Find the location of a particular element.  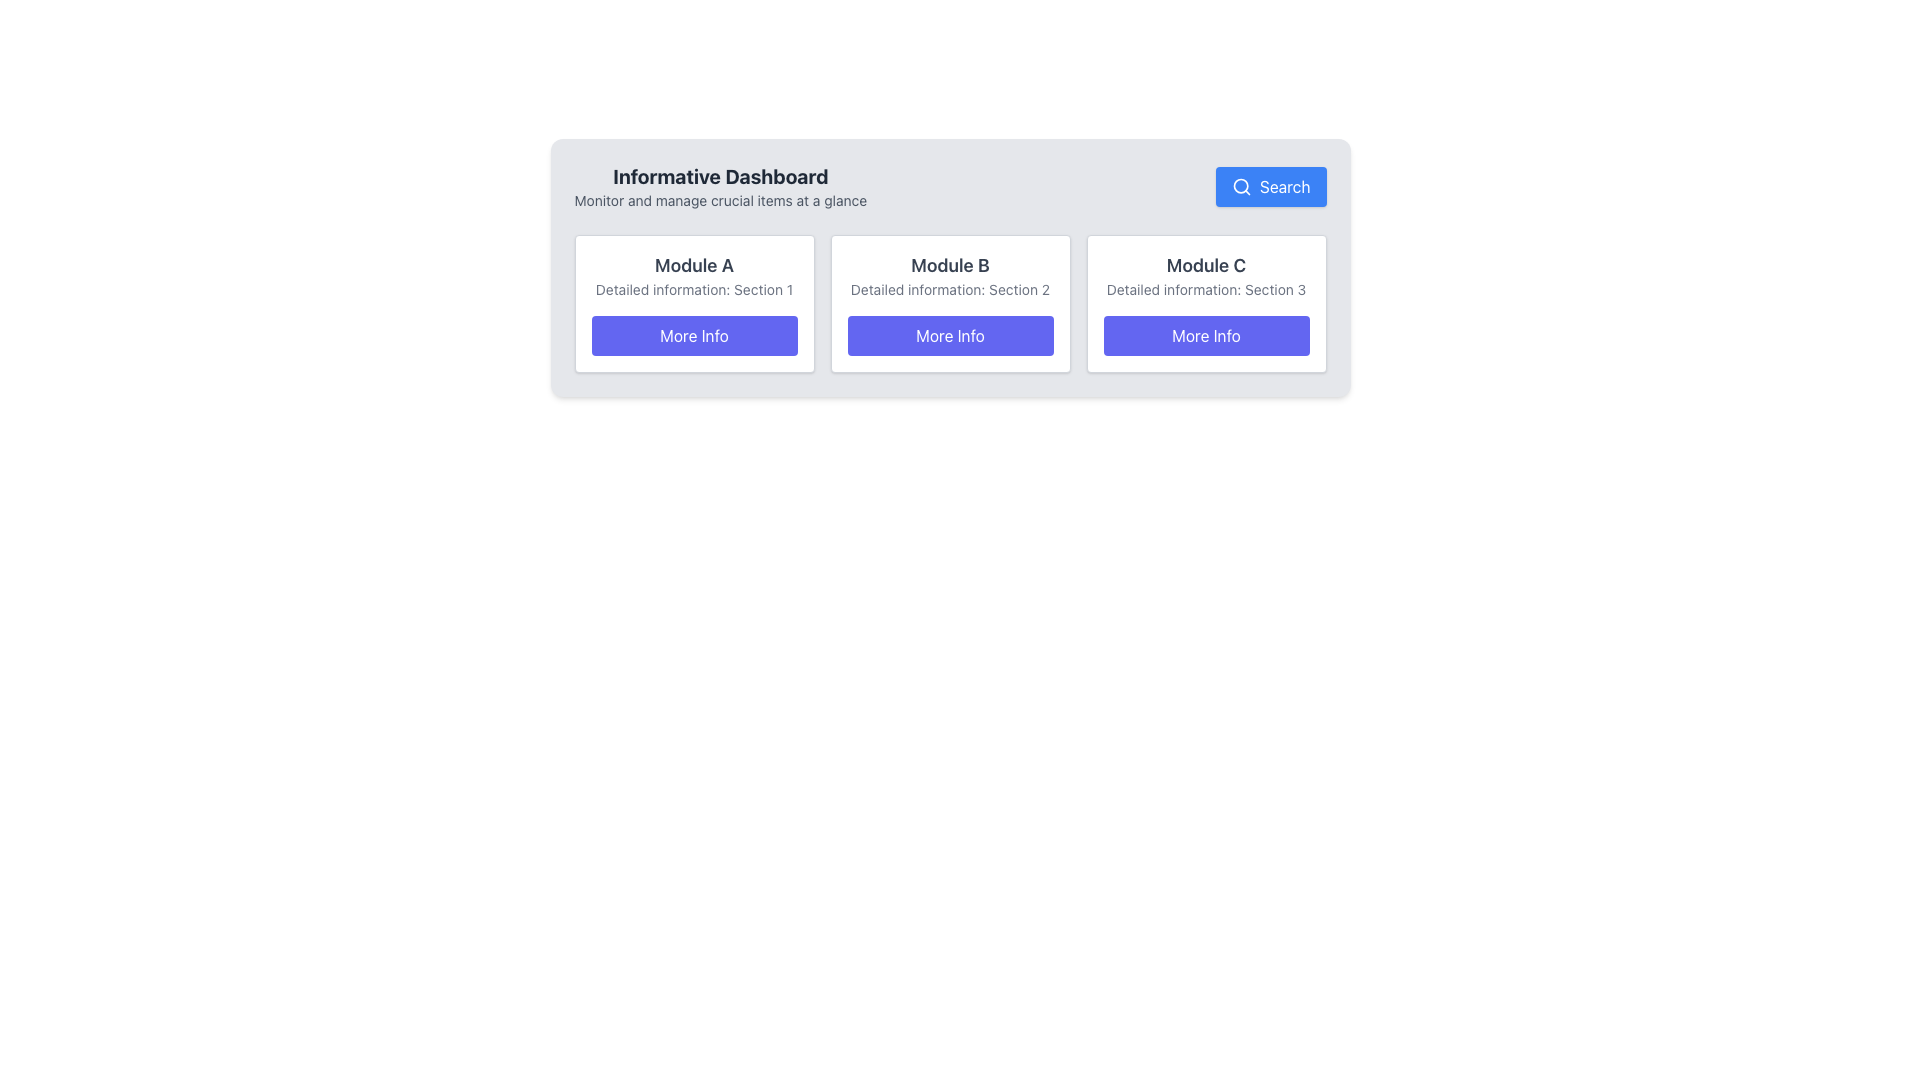

the header block that serves as a title and brief description for the dashboard, located in the top left of the interface is located at coordinates (720, 186).